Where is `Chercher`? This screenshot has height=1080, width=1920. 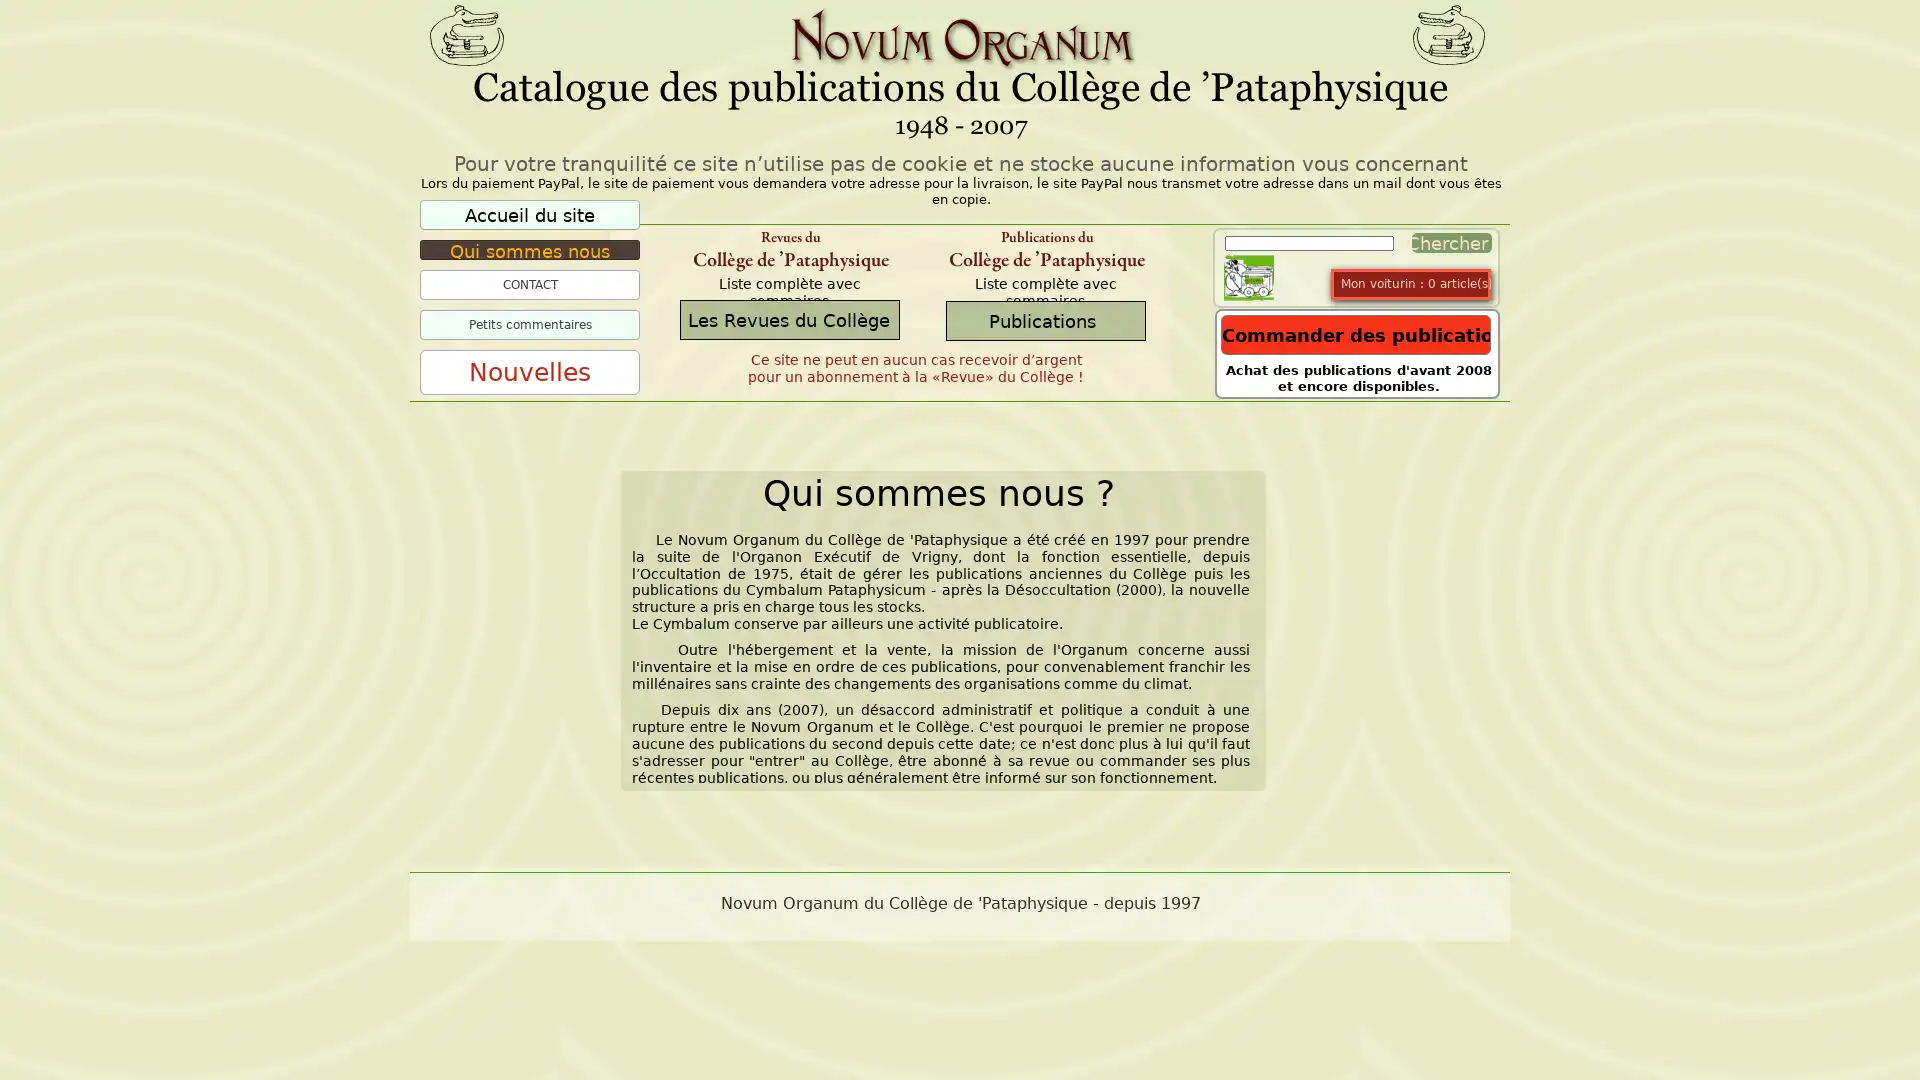 Chercher is located at coordinates (1446, 242).